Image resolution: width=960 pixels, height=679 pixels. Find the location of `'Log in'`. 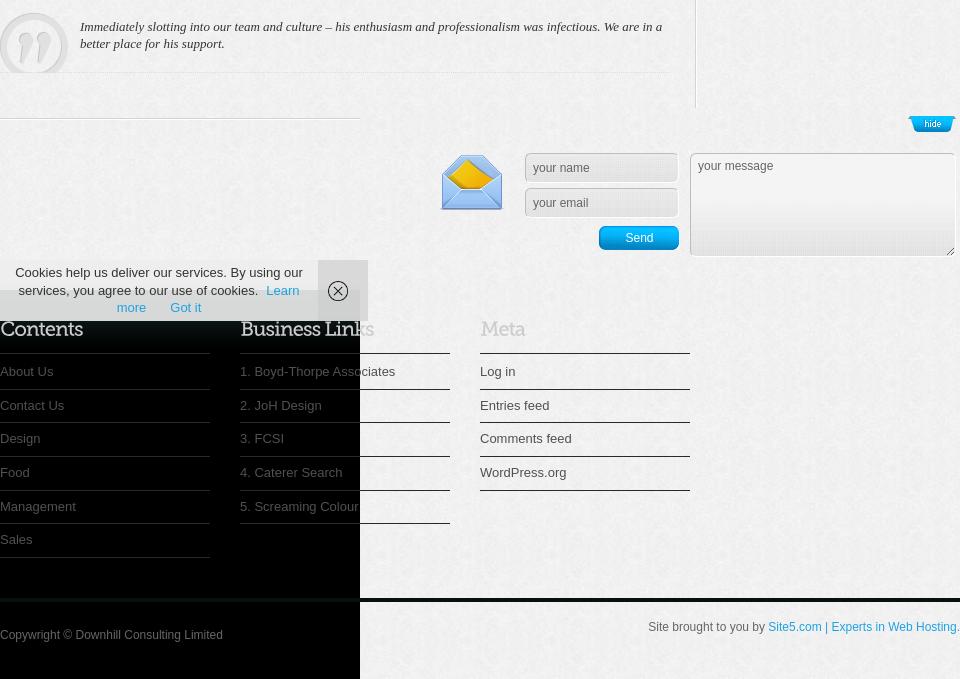

'Log in' is located at coordinates (496, 371).